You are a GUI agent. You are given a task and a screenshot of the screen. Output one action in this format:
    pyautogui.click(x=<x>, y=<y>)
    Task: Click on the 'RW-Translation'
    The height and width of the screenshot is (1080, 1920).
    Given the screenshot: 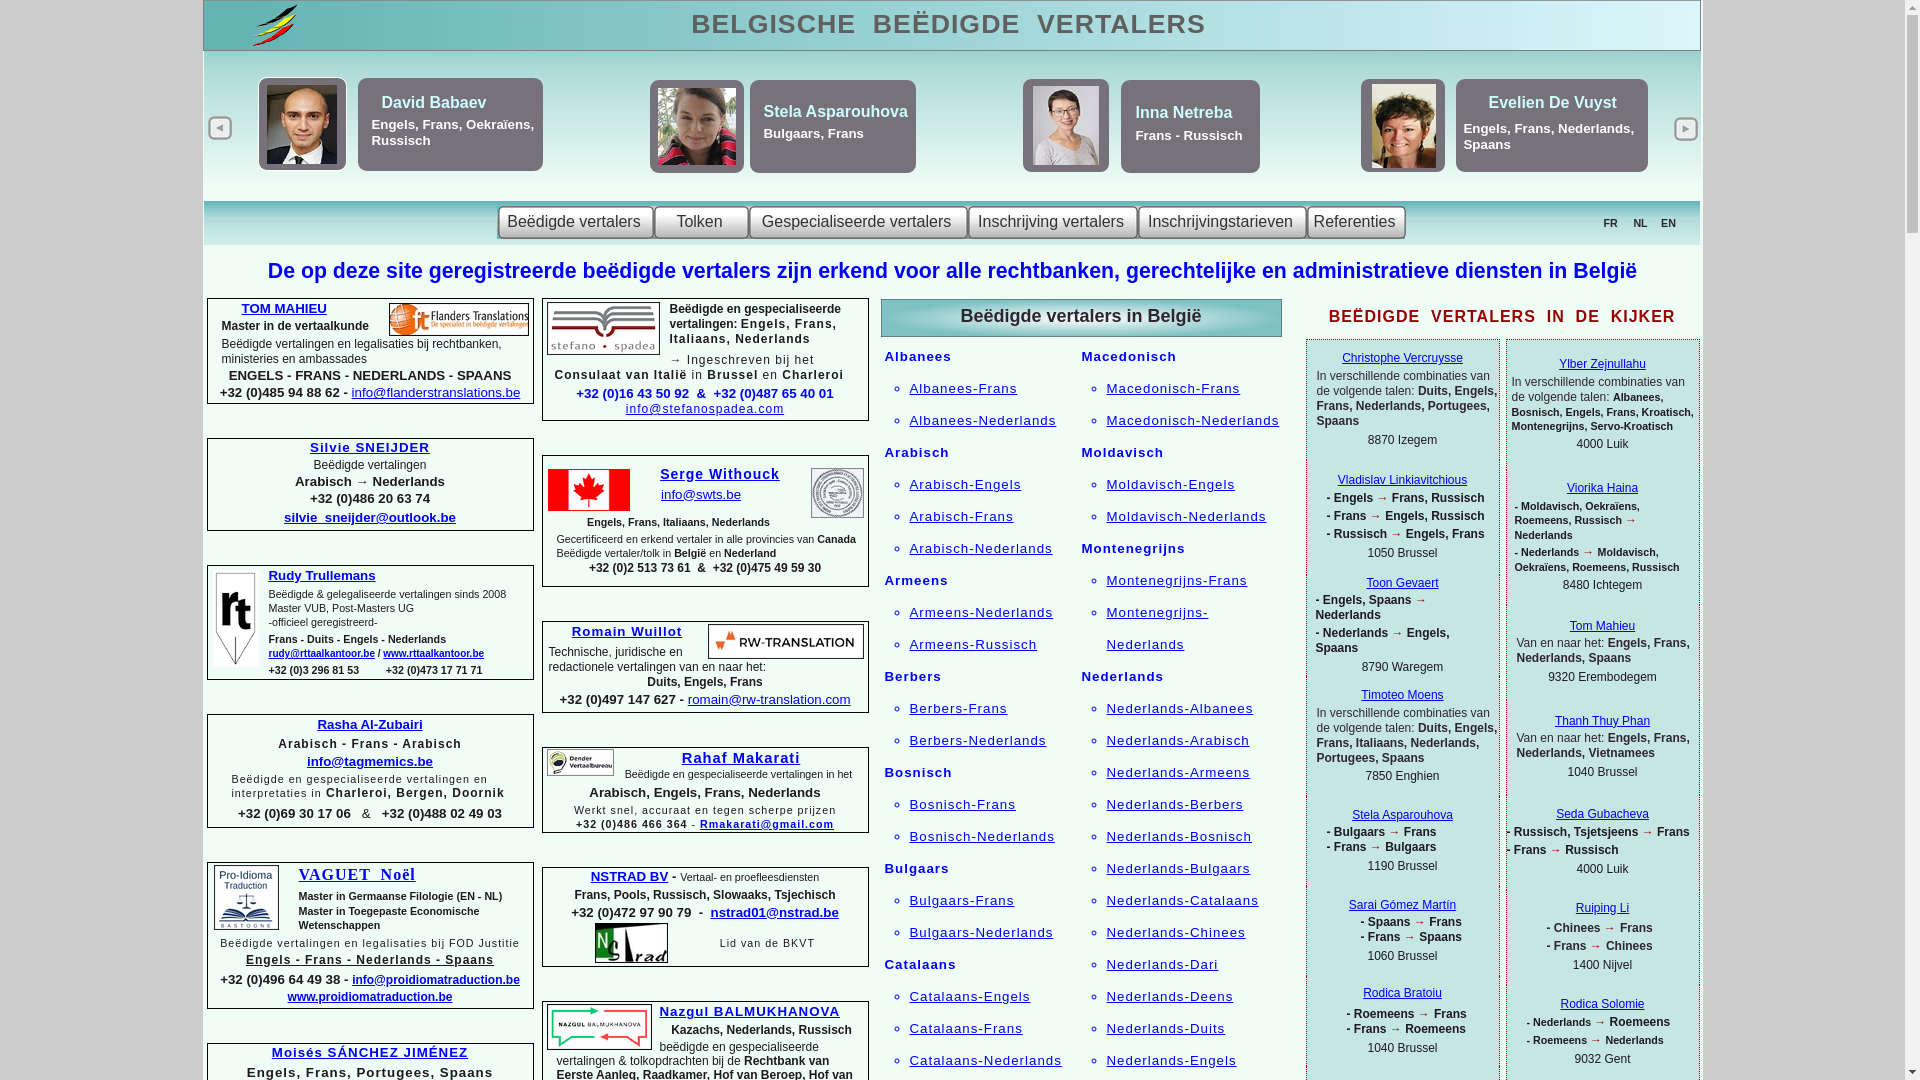 What is the action you would take?
    pyautogui.click(x=785, y=641)
    